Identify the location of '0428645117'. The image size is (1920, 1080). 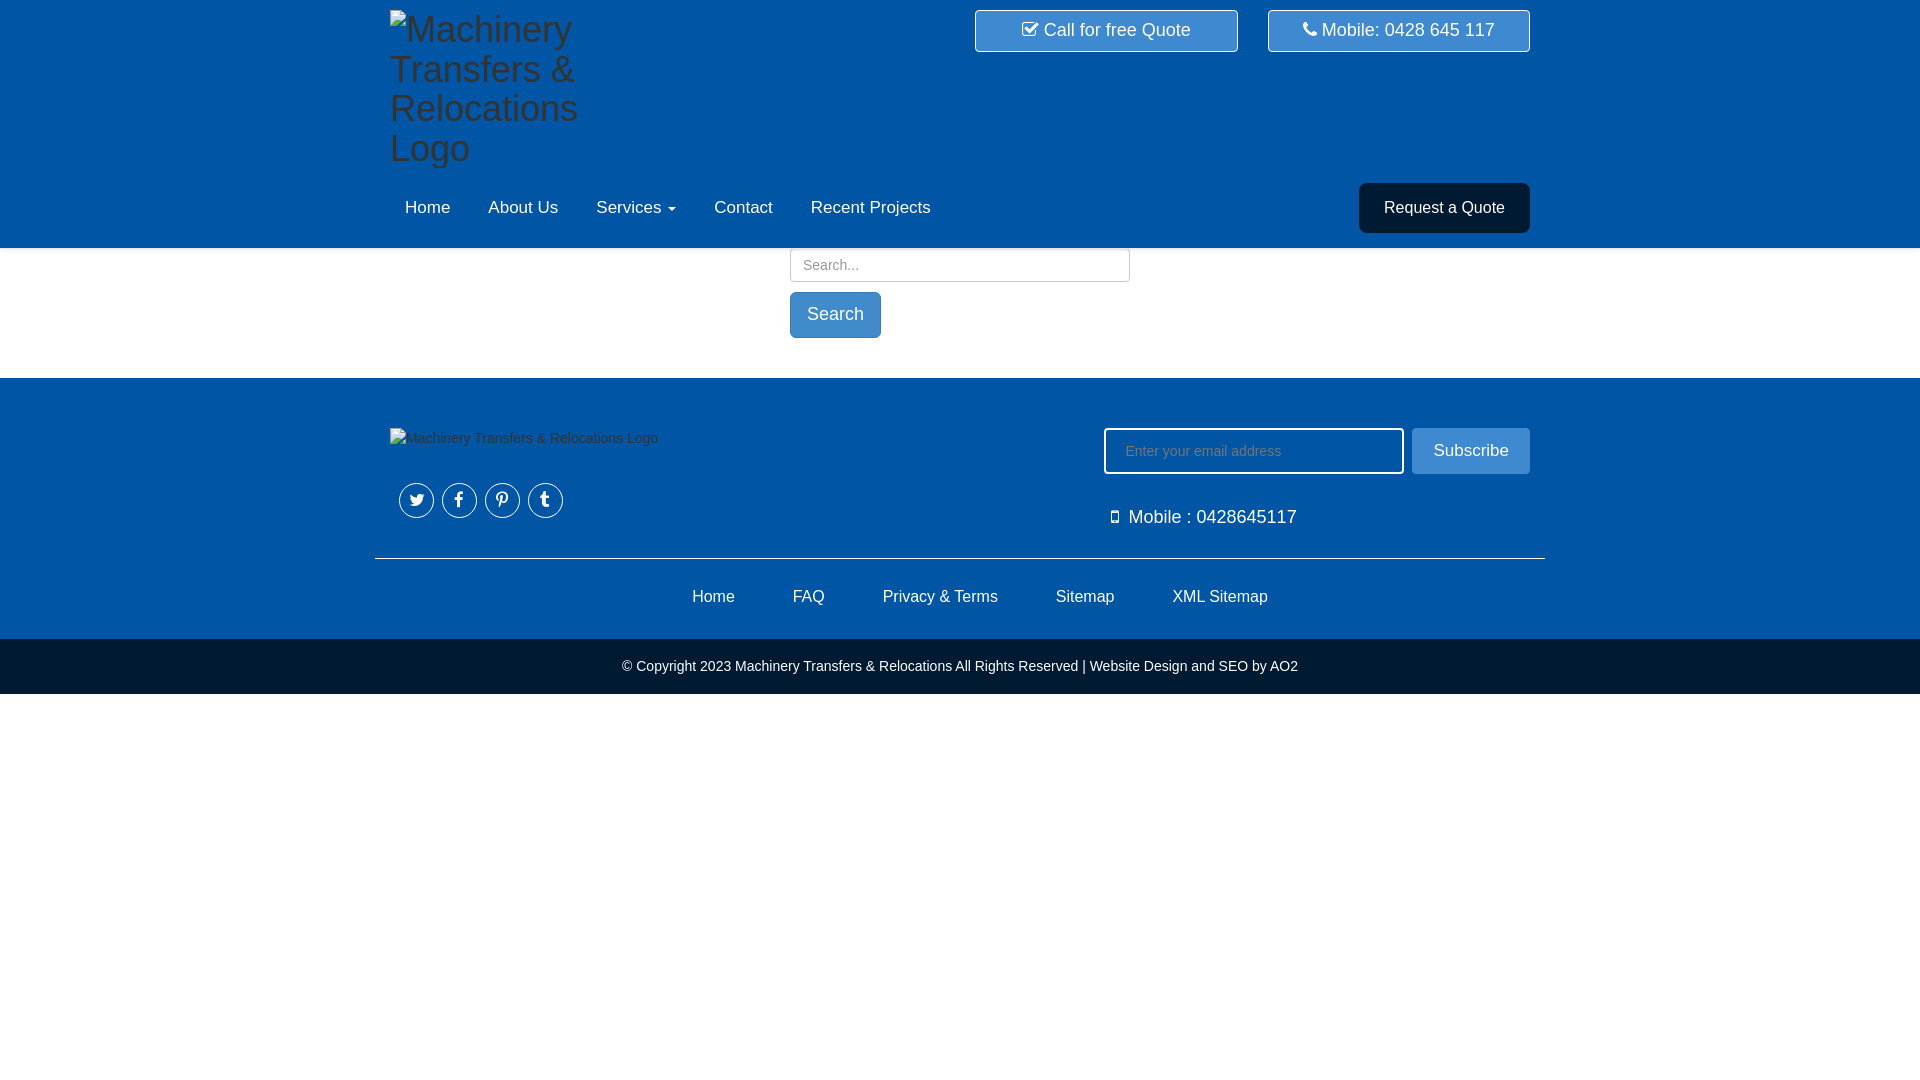
(1246, 515).